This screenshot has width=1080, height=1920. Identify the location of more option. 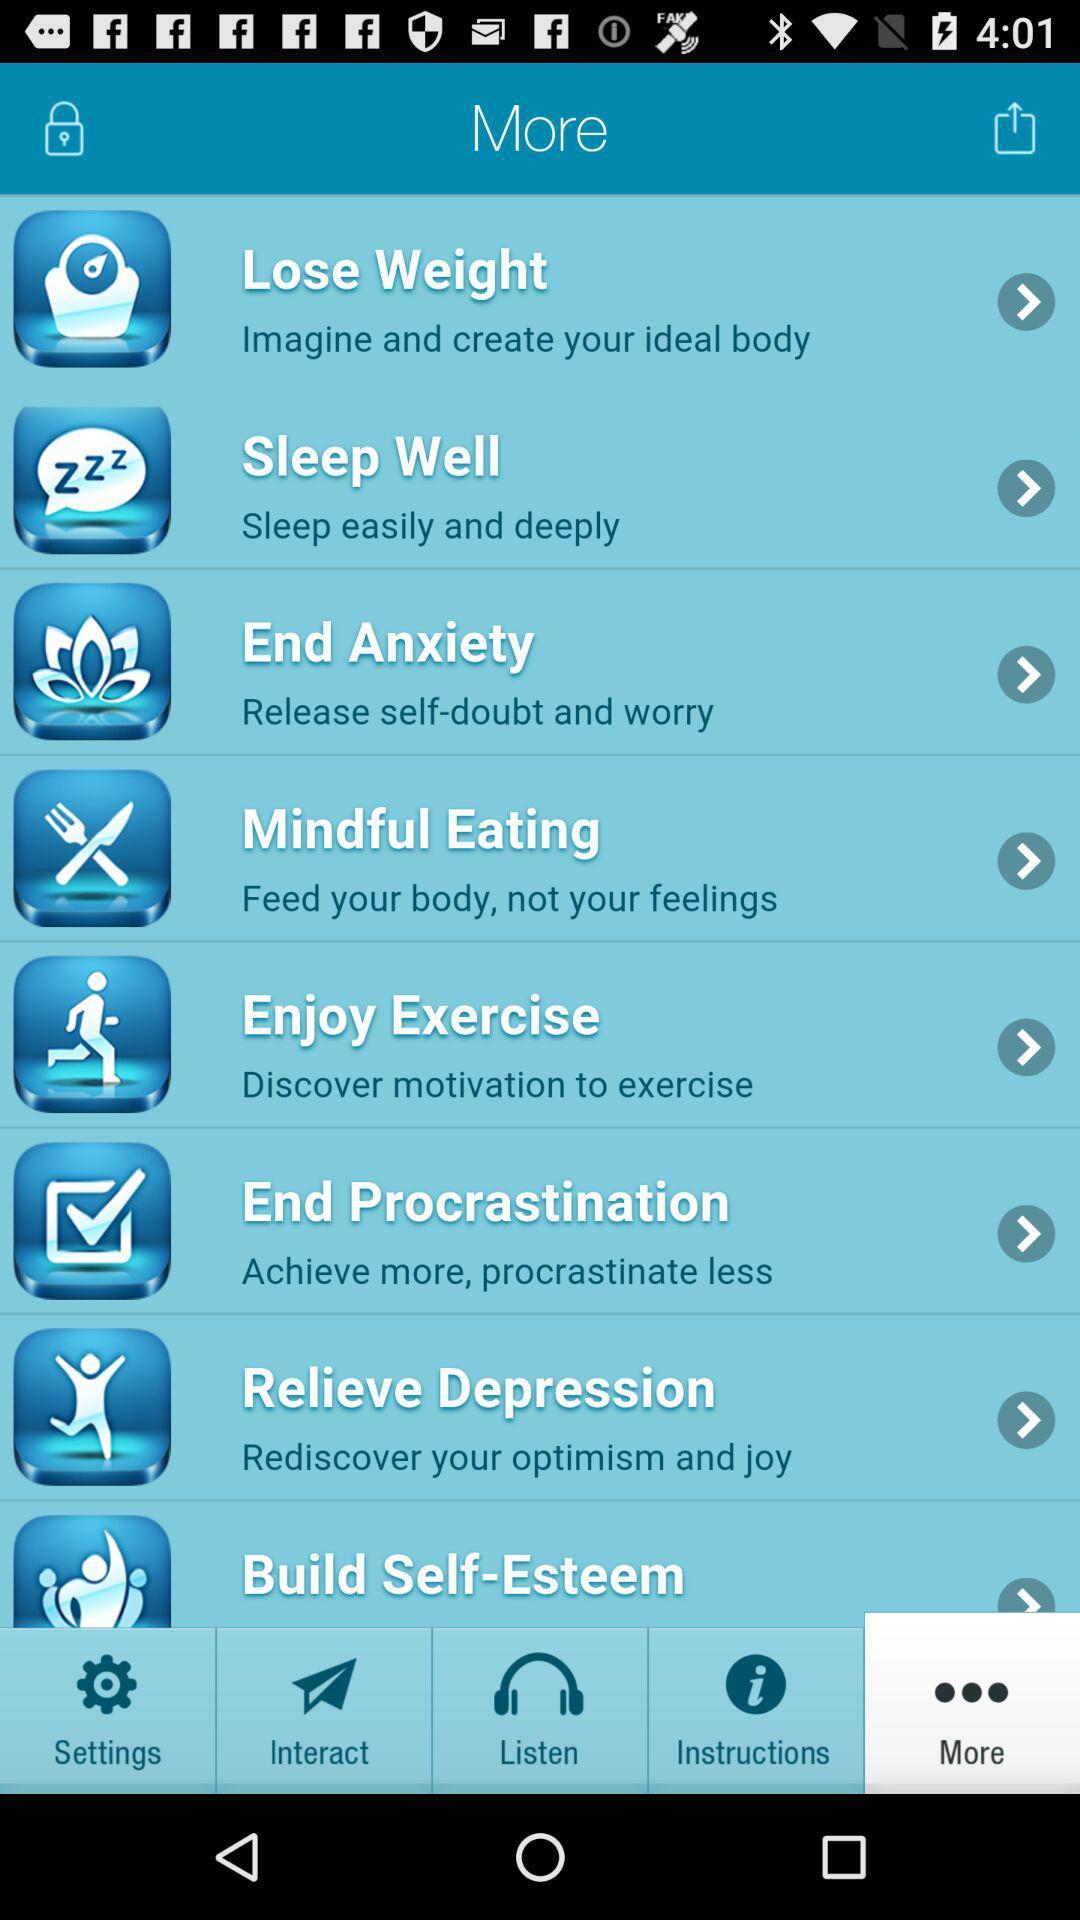
(971, 1701).